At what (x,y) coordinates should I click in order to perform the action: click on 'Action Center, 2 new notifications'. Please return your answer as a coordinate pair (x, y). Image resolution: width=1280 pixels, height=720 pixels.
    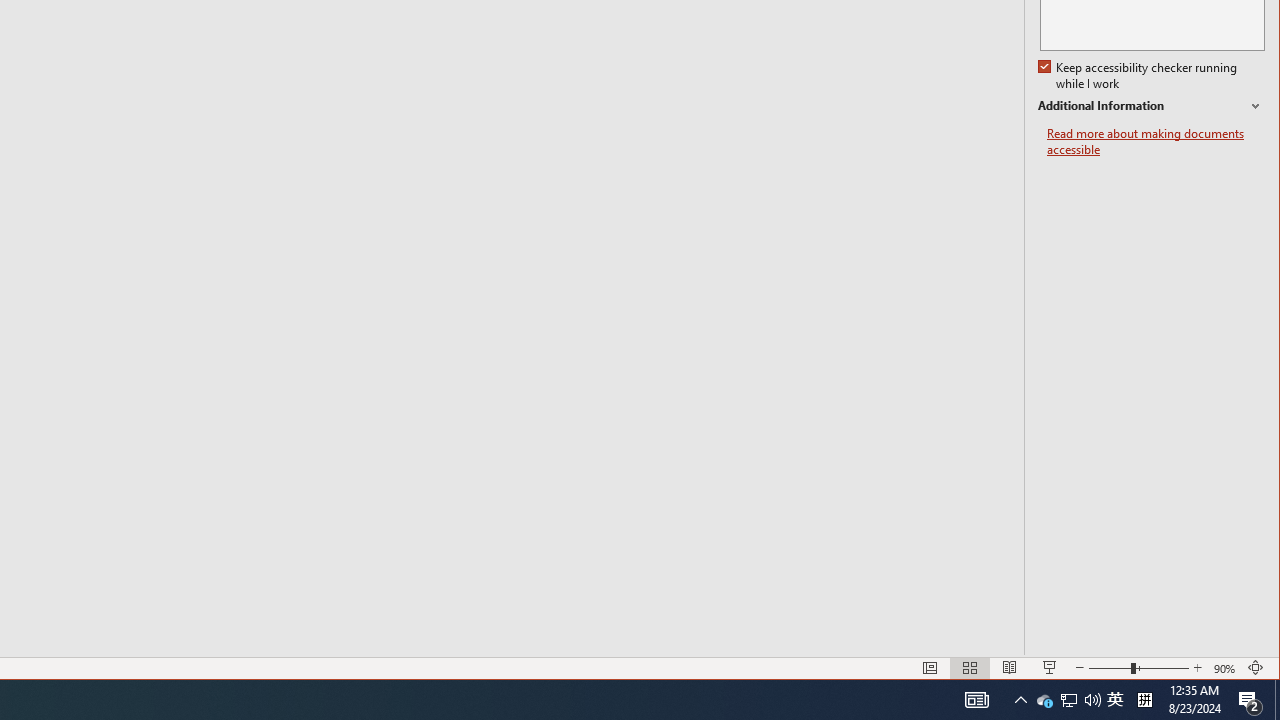
    Looking at the image, I should click on (1250, 698).